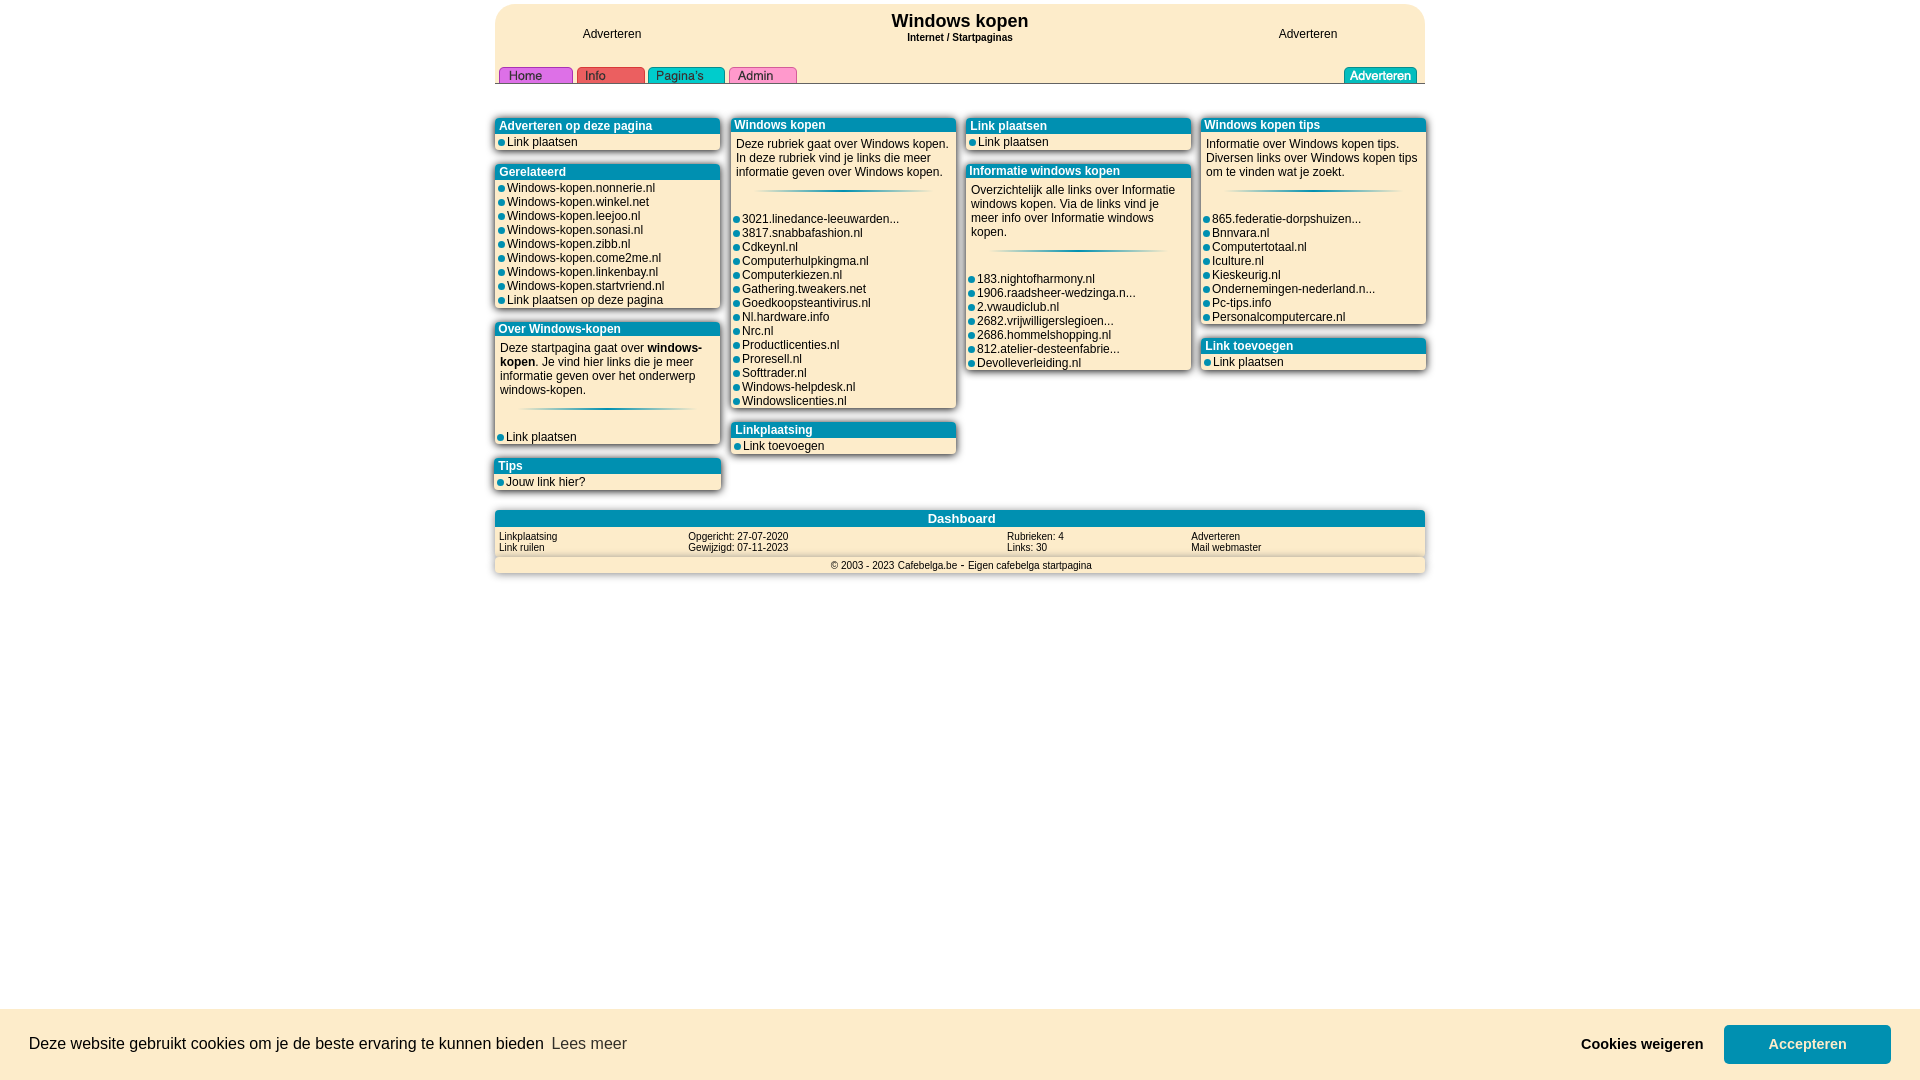  What do you see at coordinates (576, 201) in the screenshot?
I see `'Windows-kopen.winkel.net'` at bounding box center [576, 201].